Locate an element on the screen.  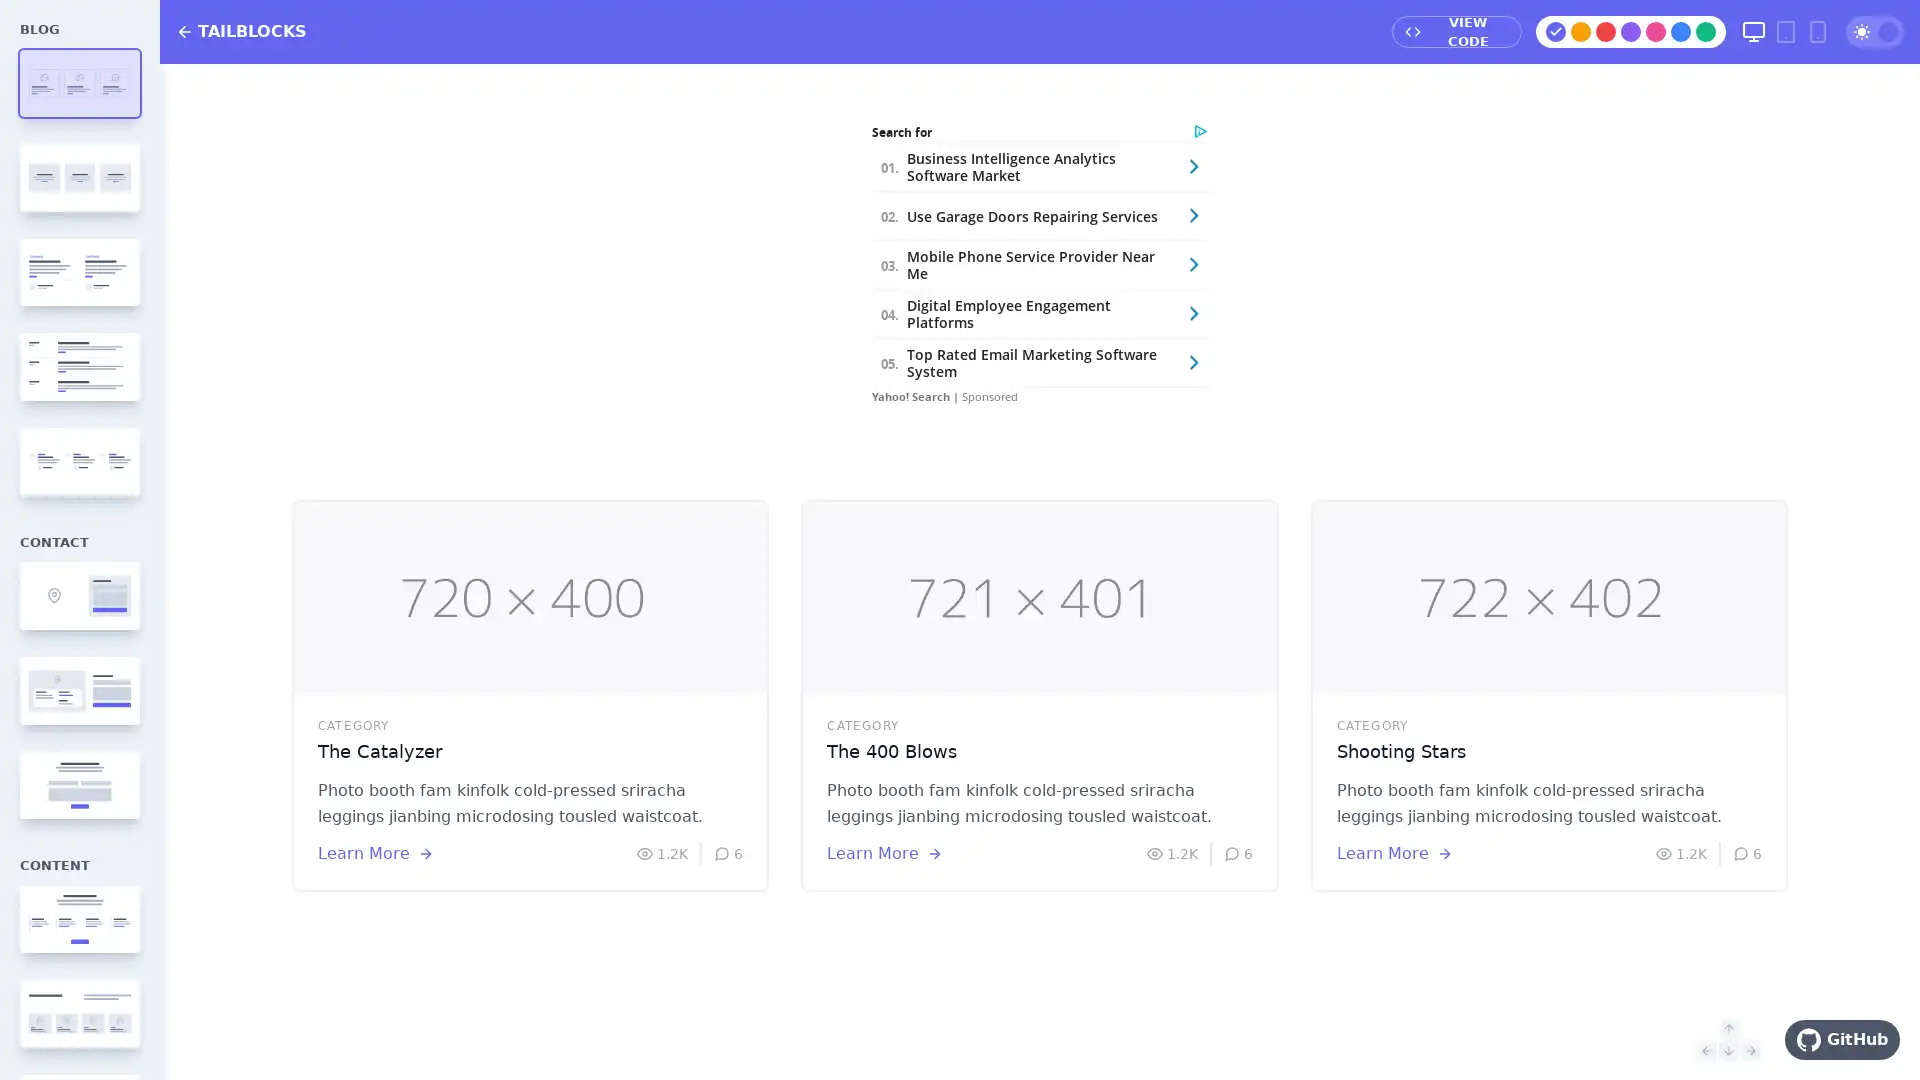
TAILBLOCKS is located at coordinates (240, 31).